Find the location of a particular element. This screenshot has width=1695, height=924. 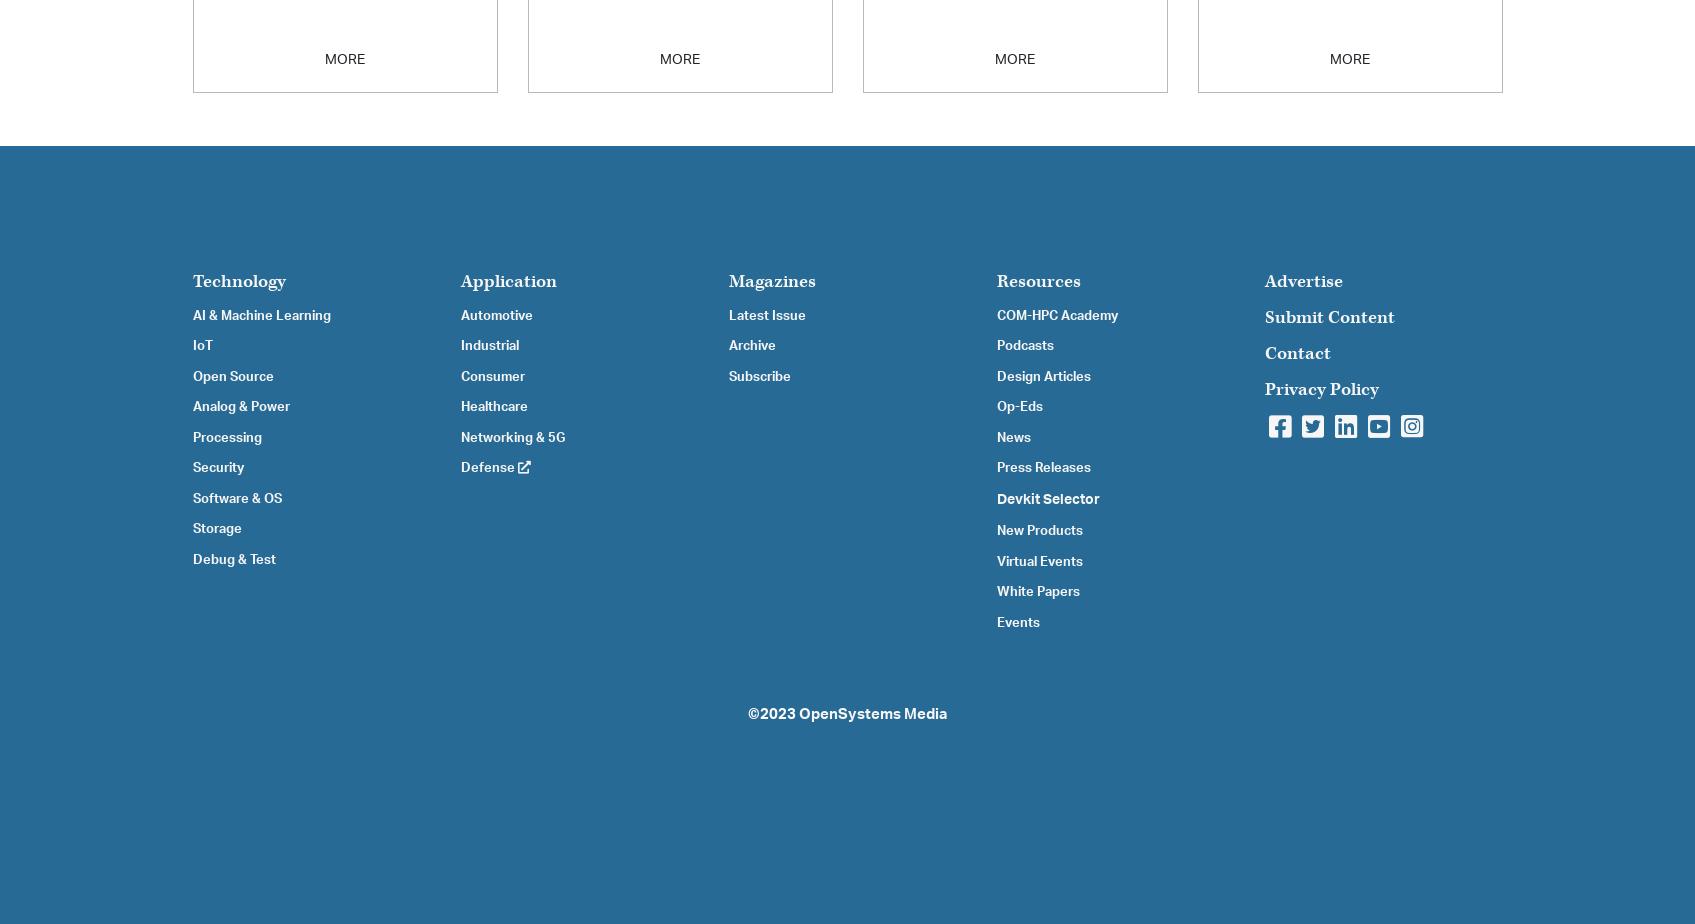

'Debug & Test' is located at coordinates (232, 559).